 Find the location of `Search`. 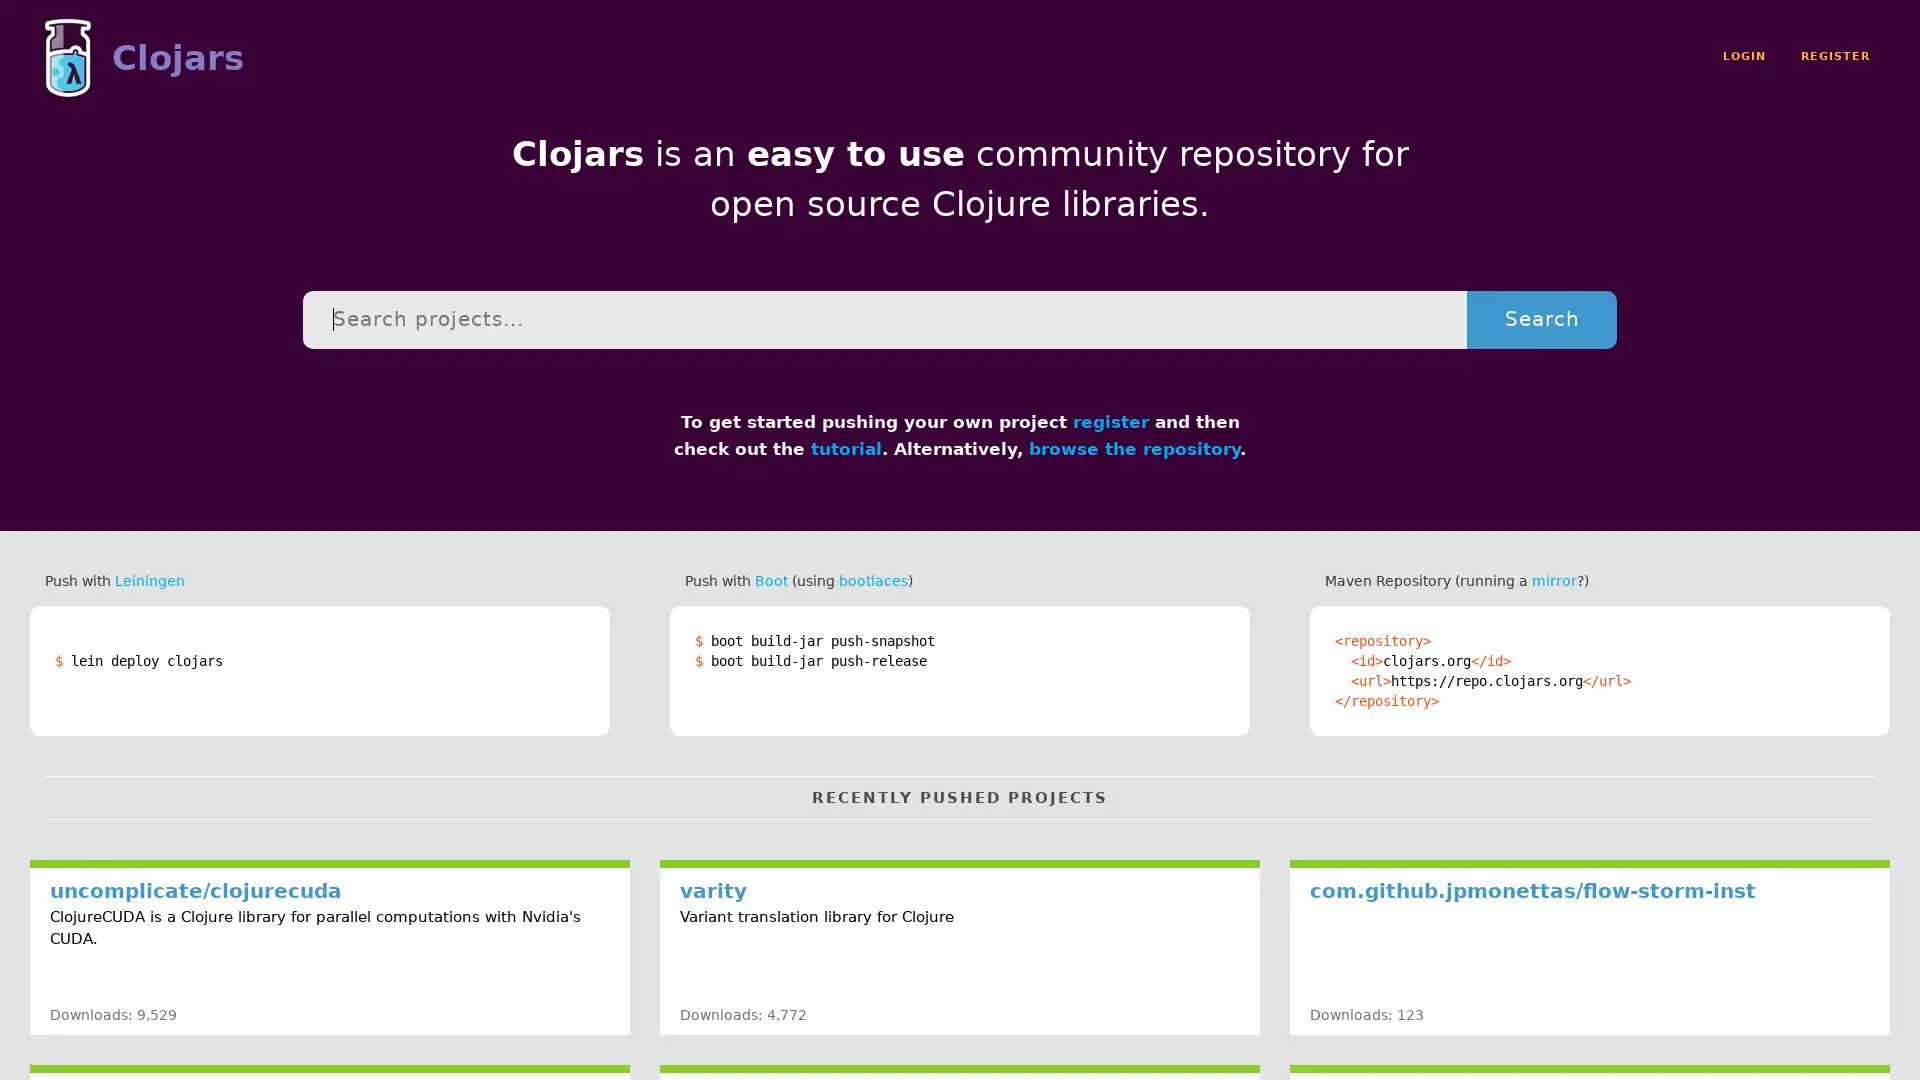

Search is located at coordinates (1540, 318).